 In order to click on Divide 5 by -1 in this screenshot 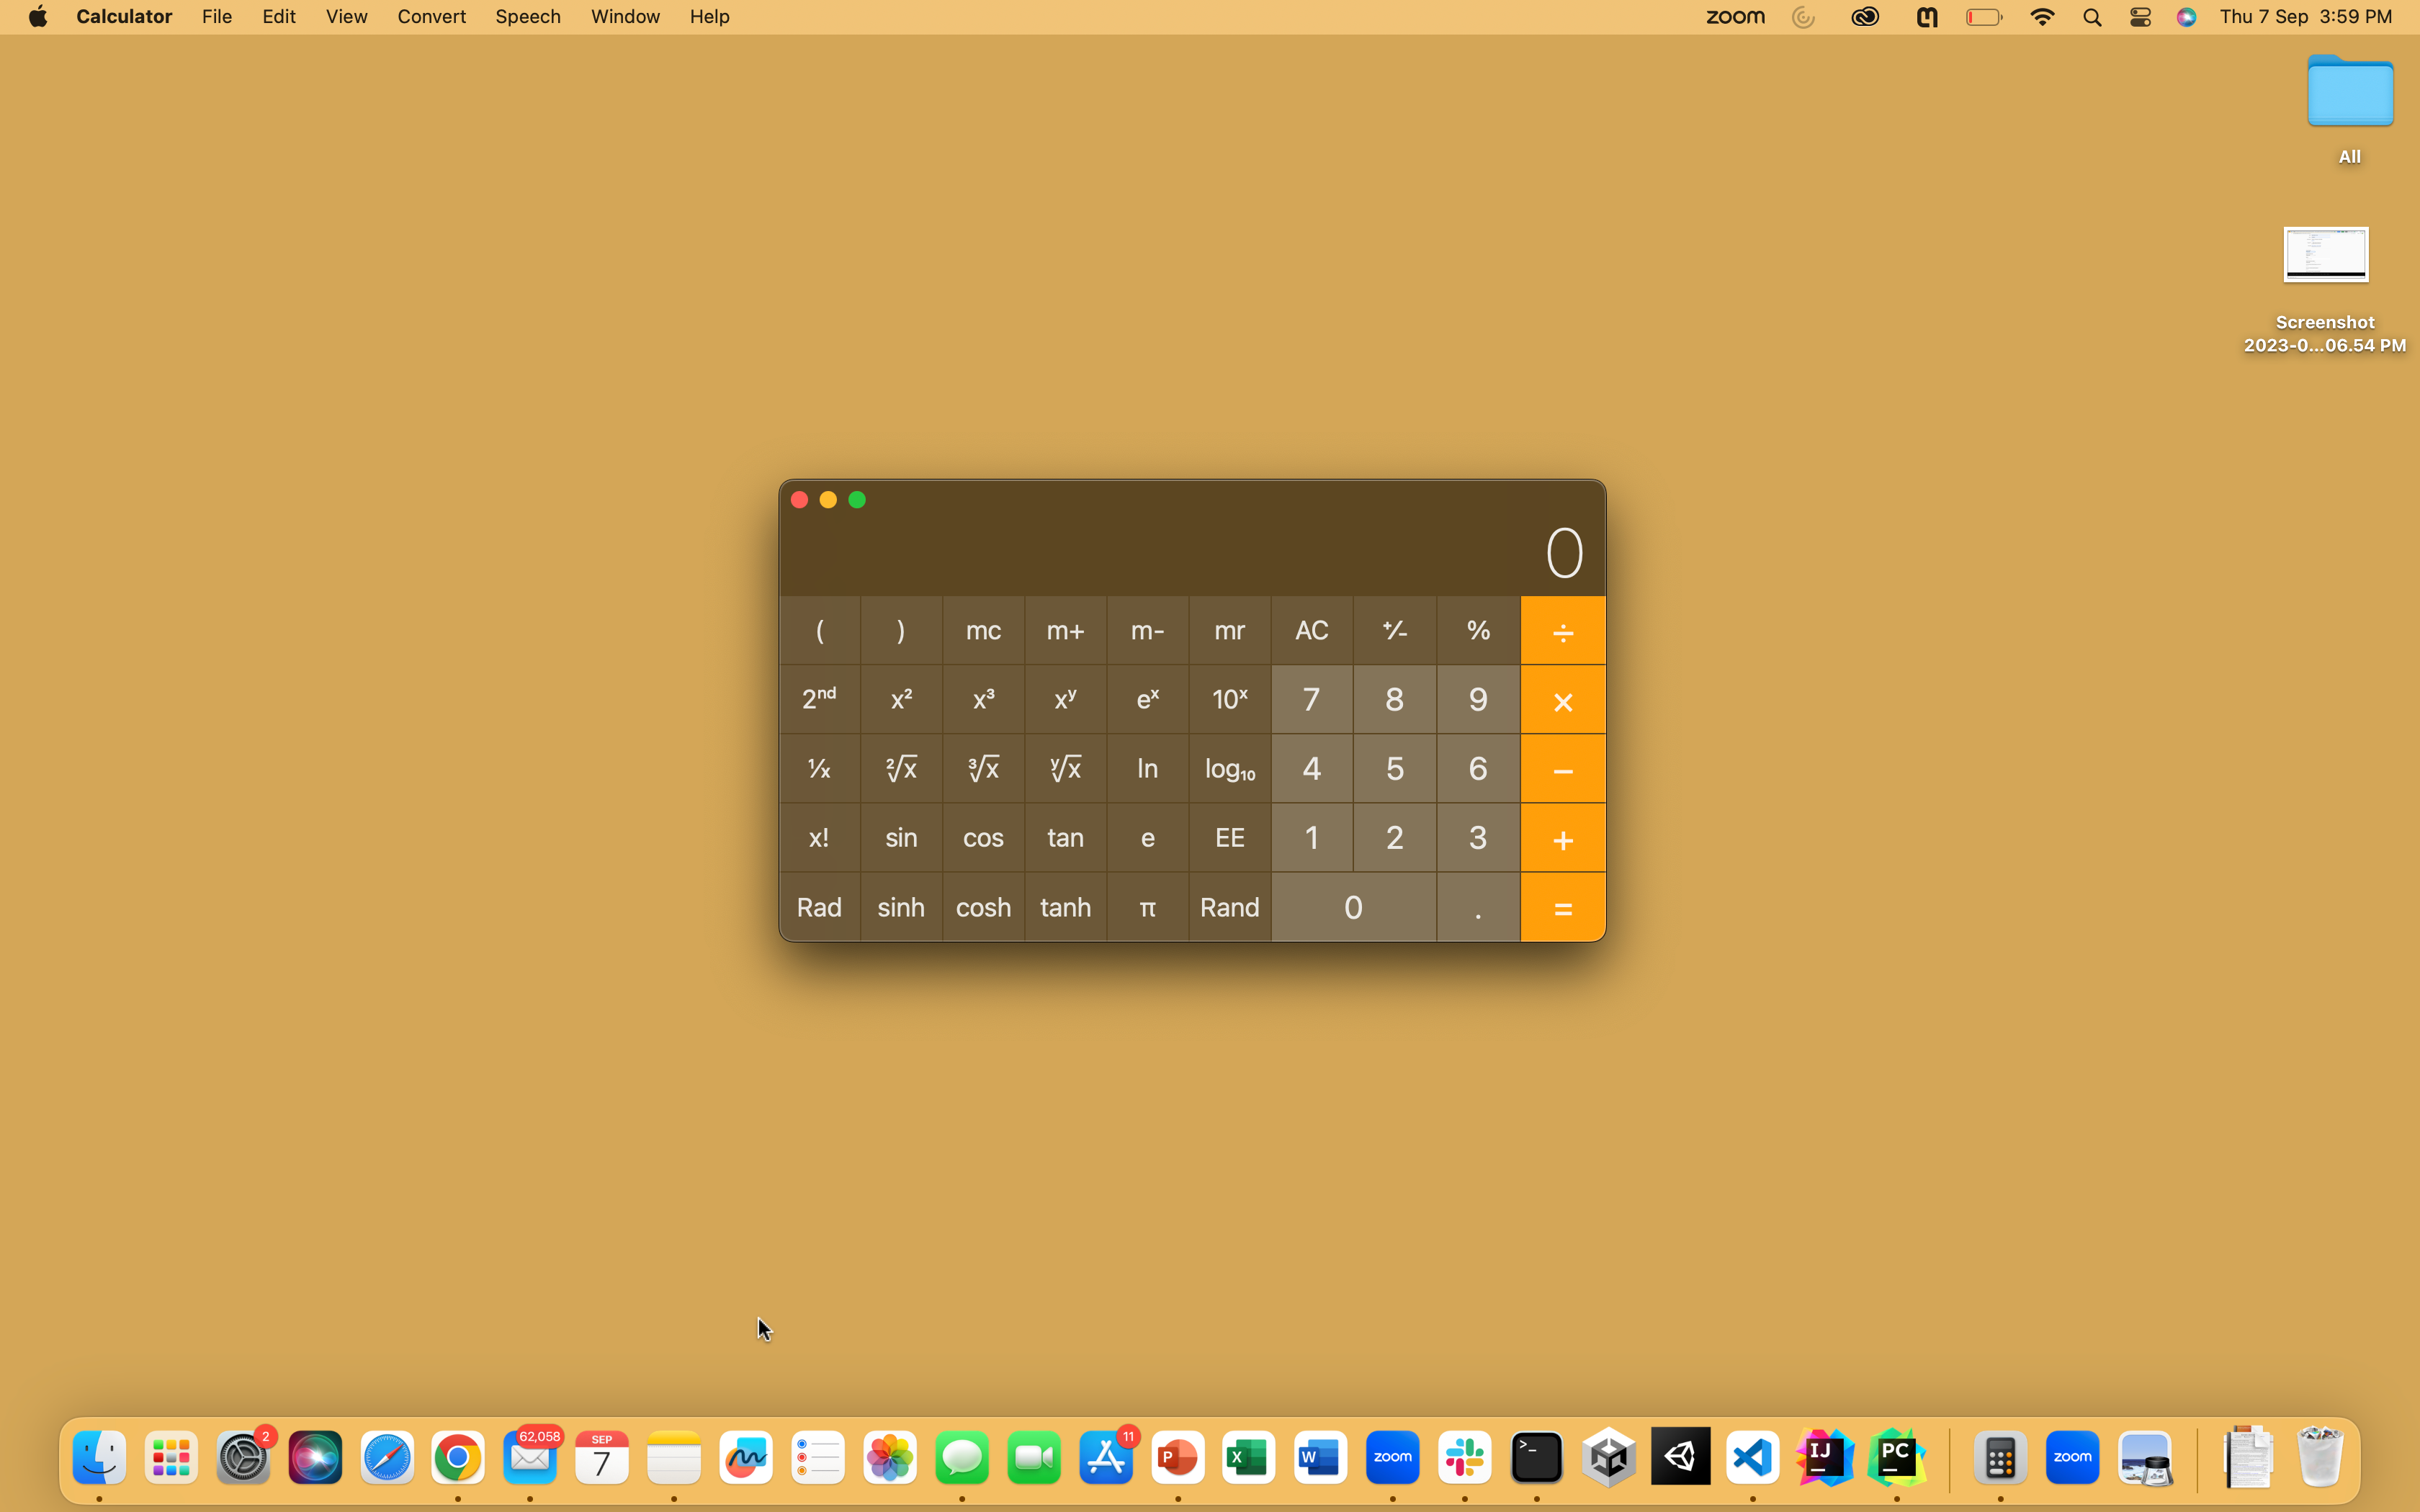, I will do `click(1395, 765)`.